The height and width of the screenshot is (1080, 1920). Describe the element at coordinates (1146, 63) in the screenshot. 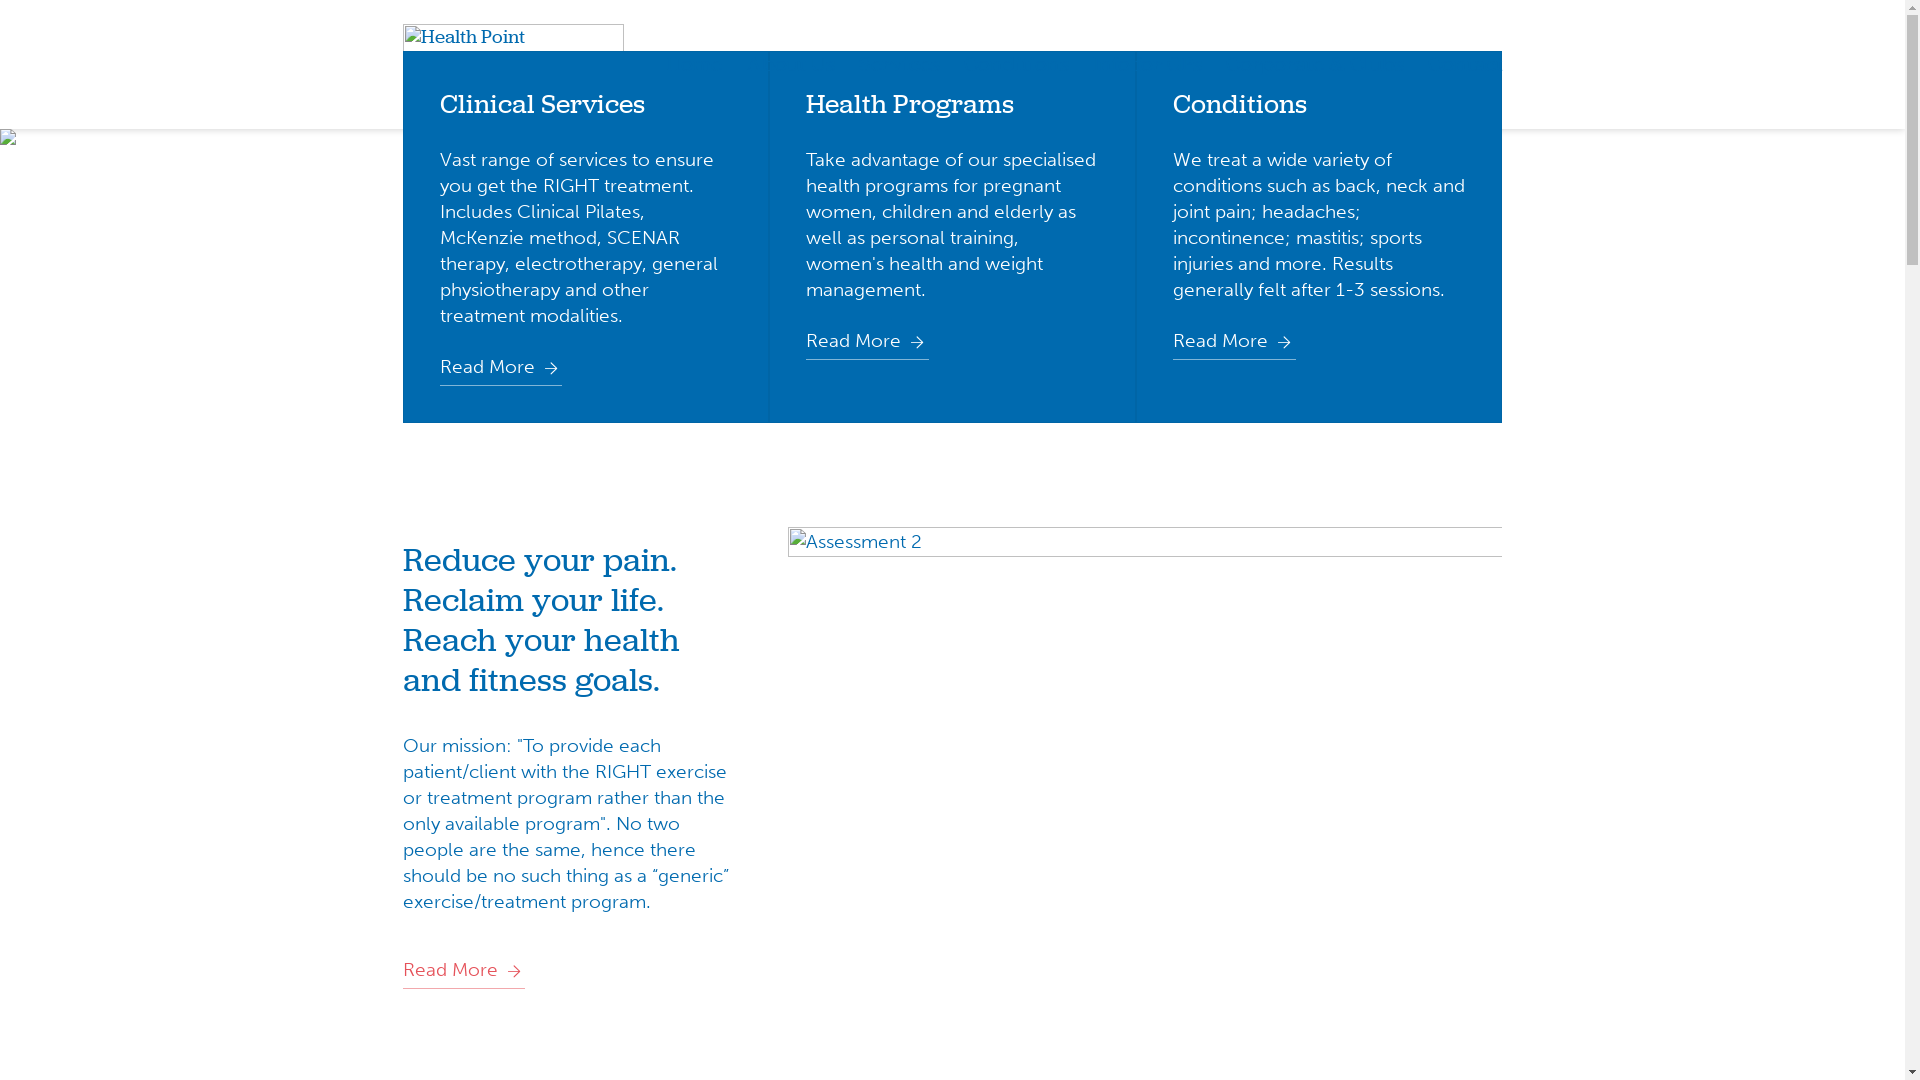

I see `'Info for GPs'` at that location.